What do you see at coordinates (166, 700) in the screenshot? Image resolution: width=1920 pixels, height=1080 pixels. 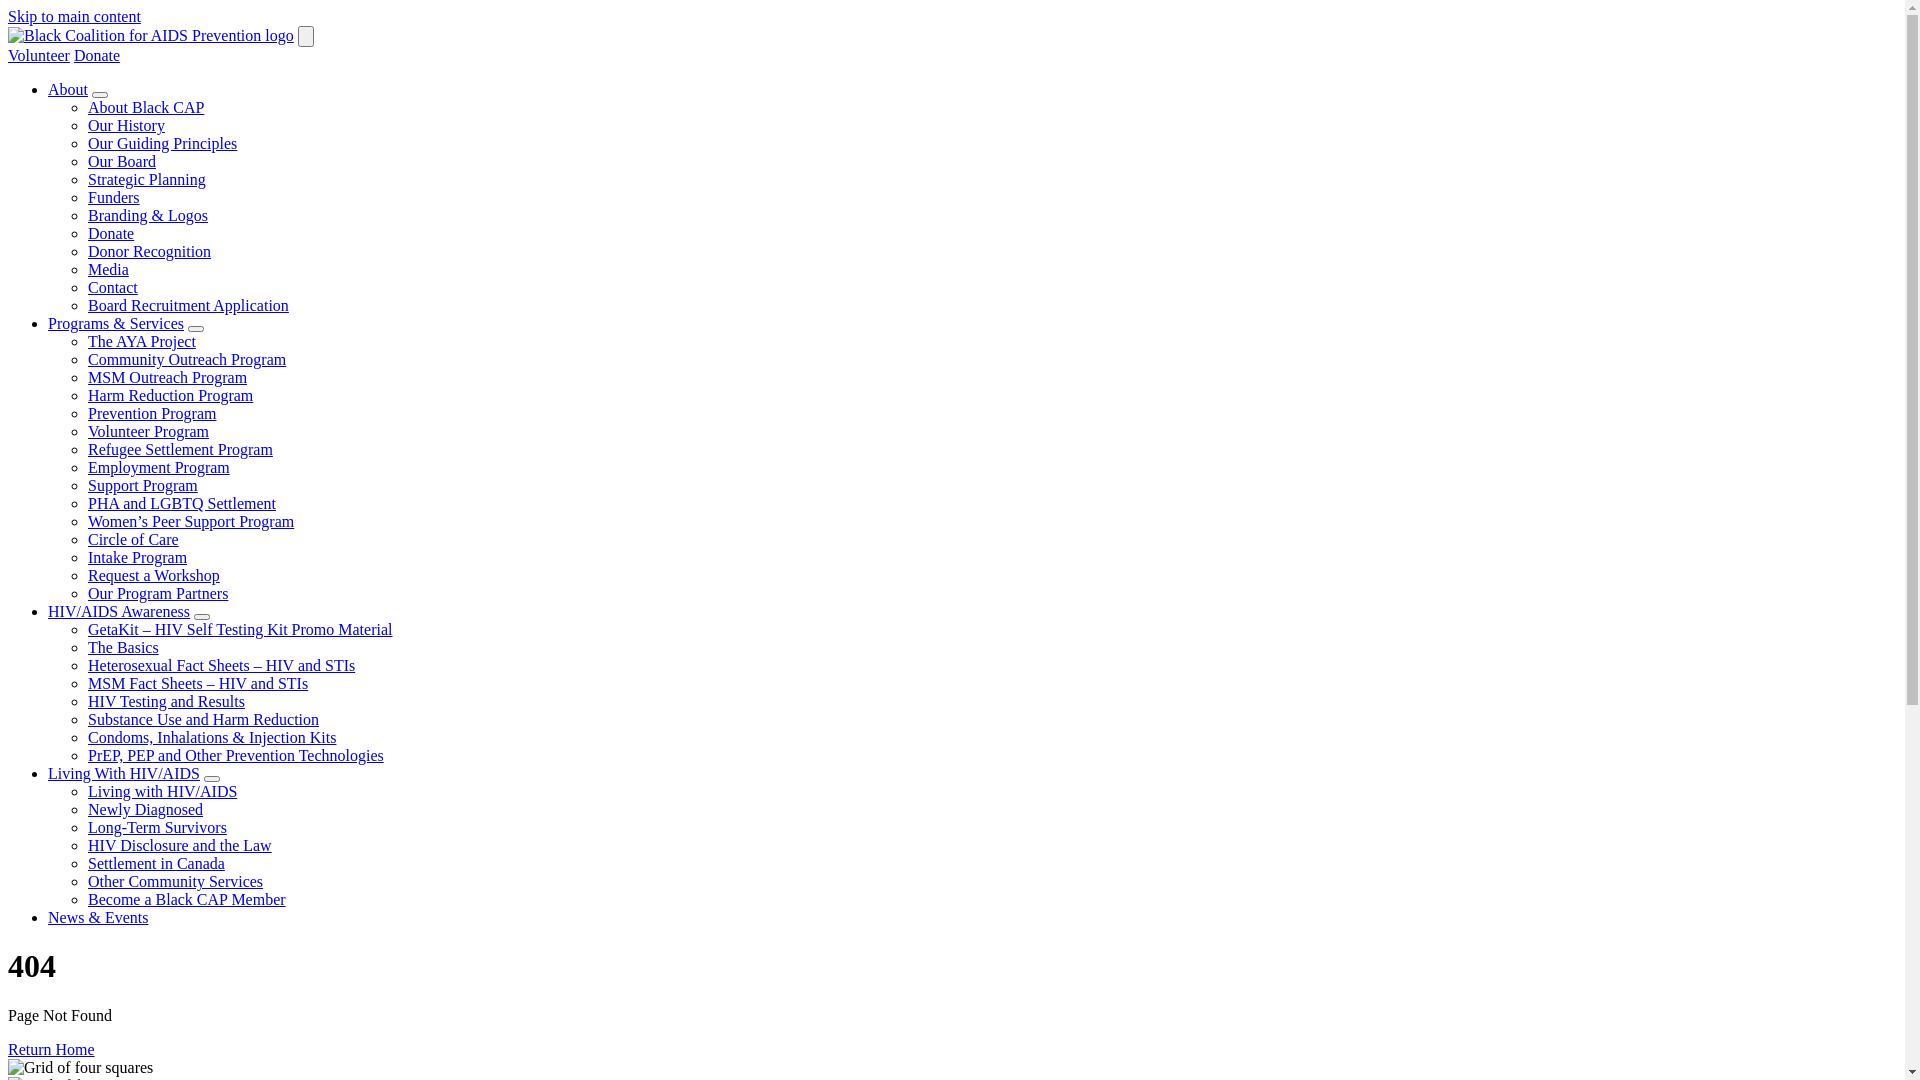 I see `'HIV Testing and Results'` at bounding box center [166, 700].